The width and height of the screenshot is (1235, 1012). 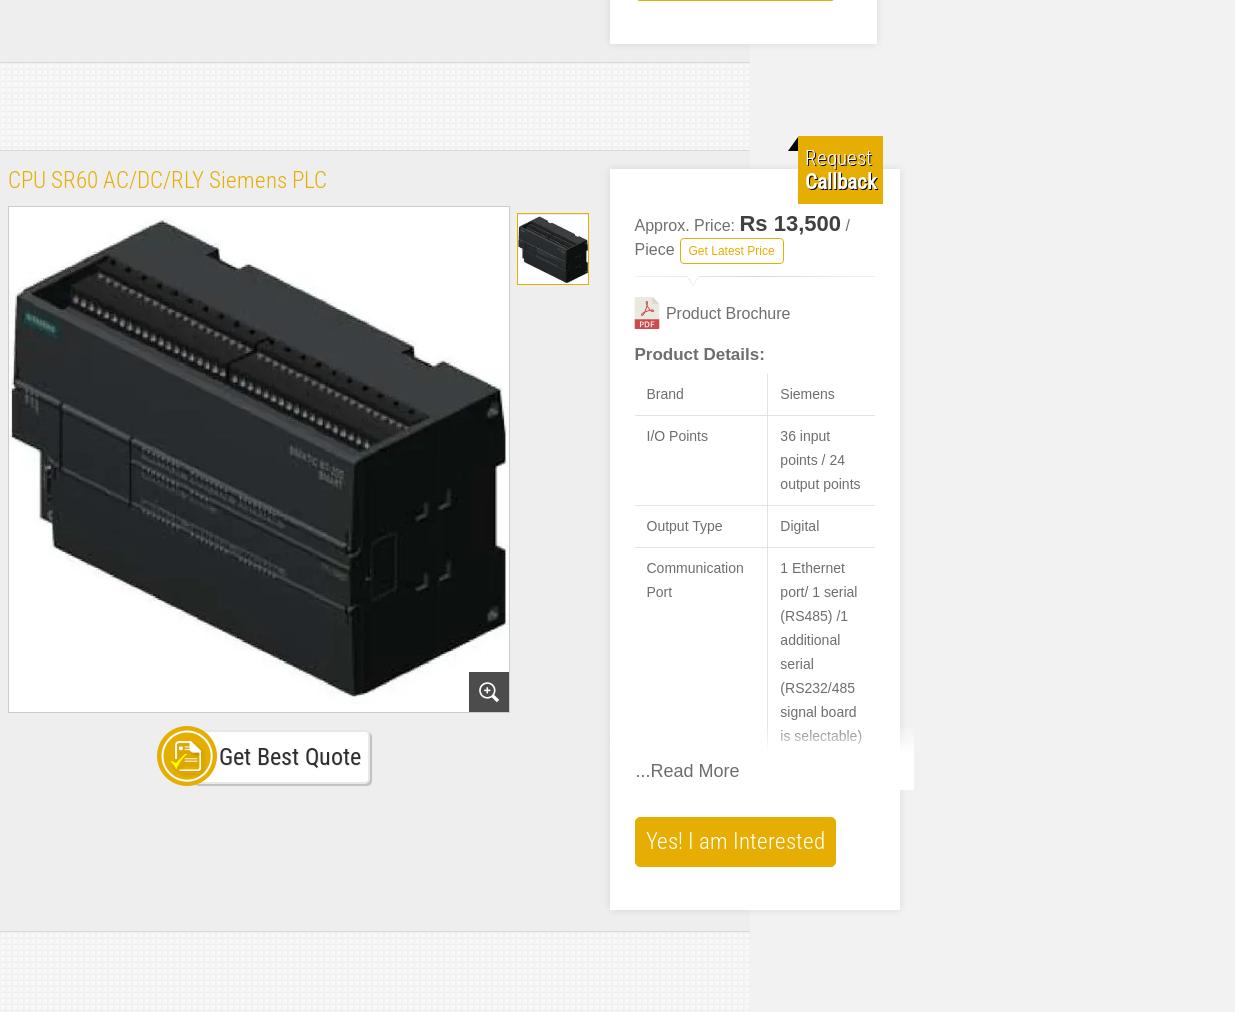 I want to click on 'Max. I/O points: 256 input points + 16 output points, or 256 output points + 16 input points', so click(x=756, y=179).